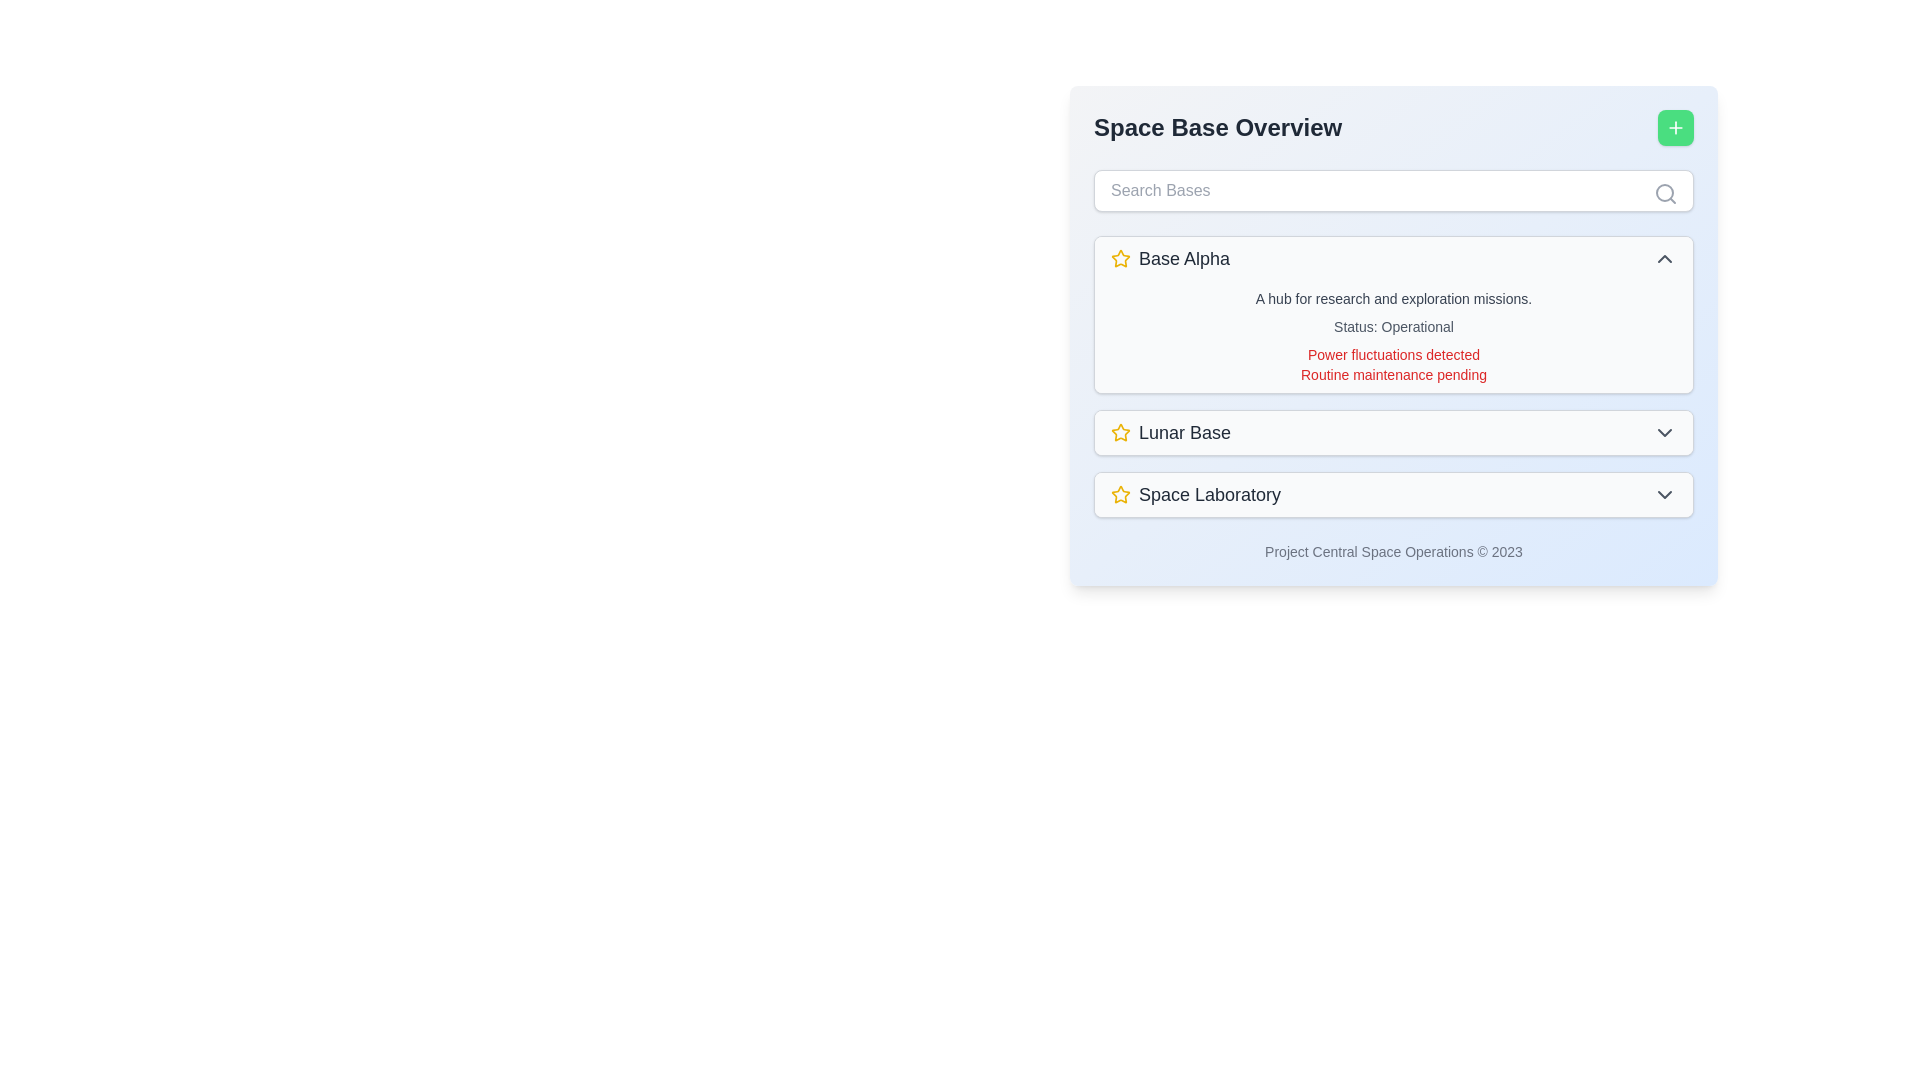  What do you see at coordinates (1392, 334) in the screenshot?
I see `displayed information from the Expandable Section titled 'Base Alpha', which includes descriptive text and status indicators` at bounding box center [1392, 334].